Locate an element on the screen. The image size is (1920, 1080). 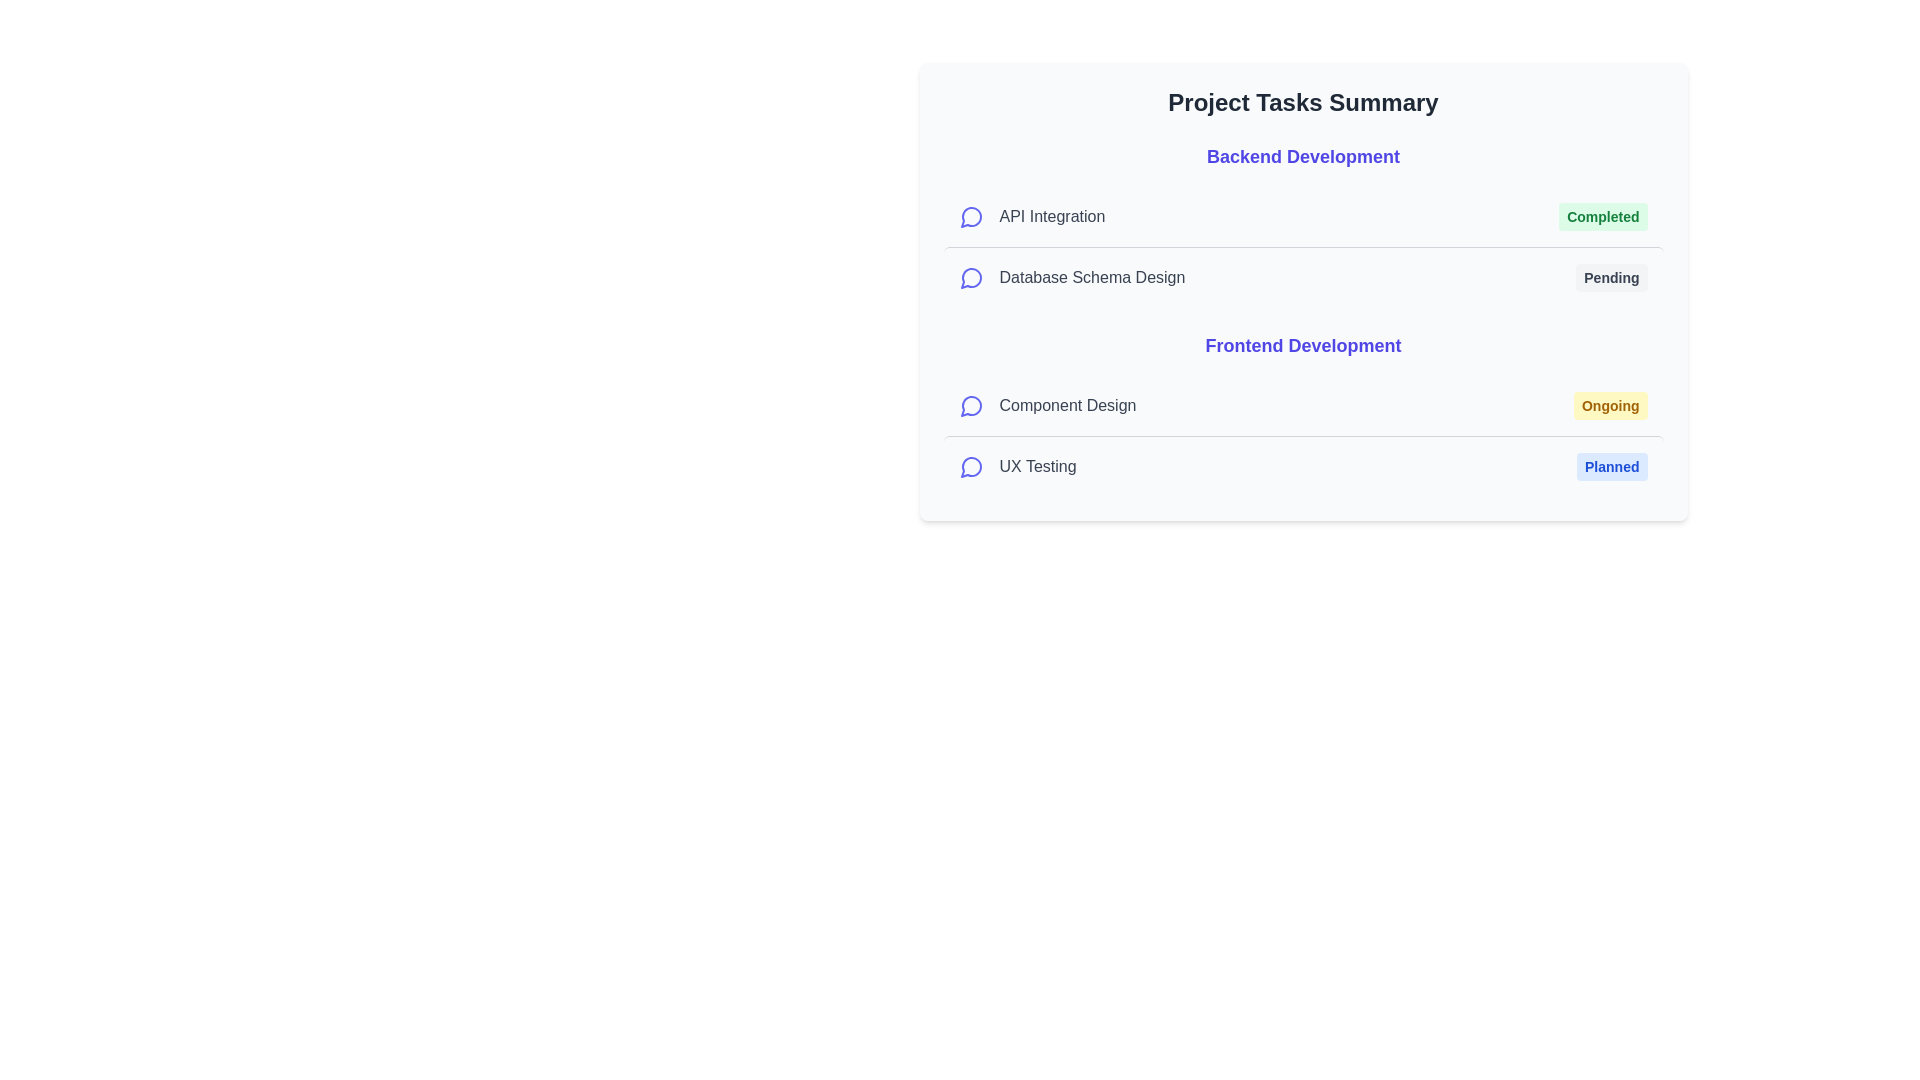
the speech bubble icon associated with the 'API Integration' item in the 'Backend Development' section is located at coordinates (970, 217).